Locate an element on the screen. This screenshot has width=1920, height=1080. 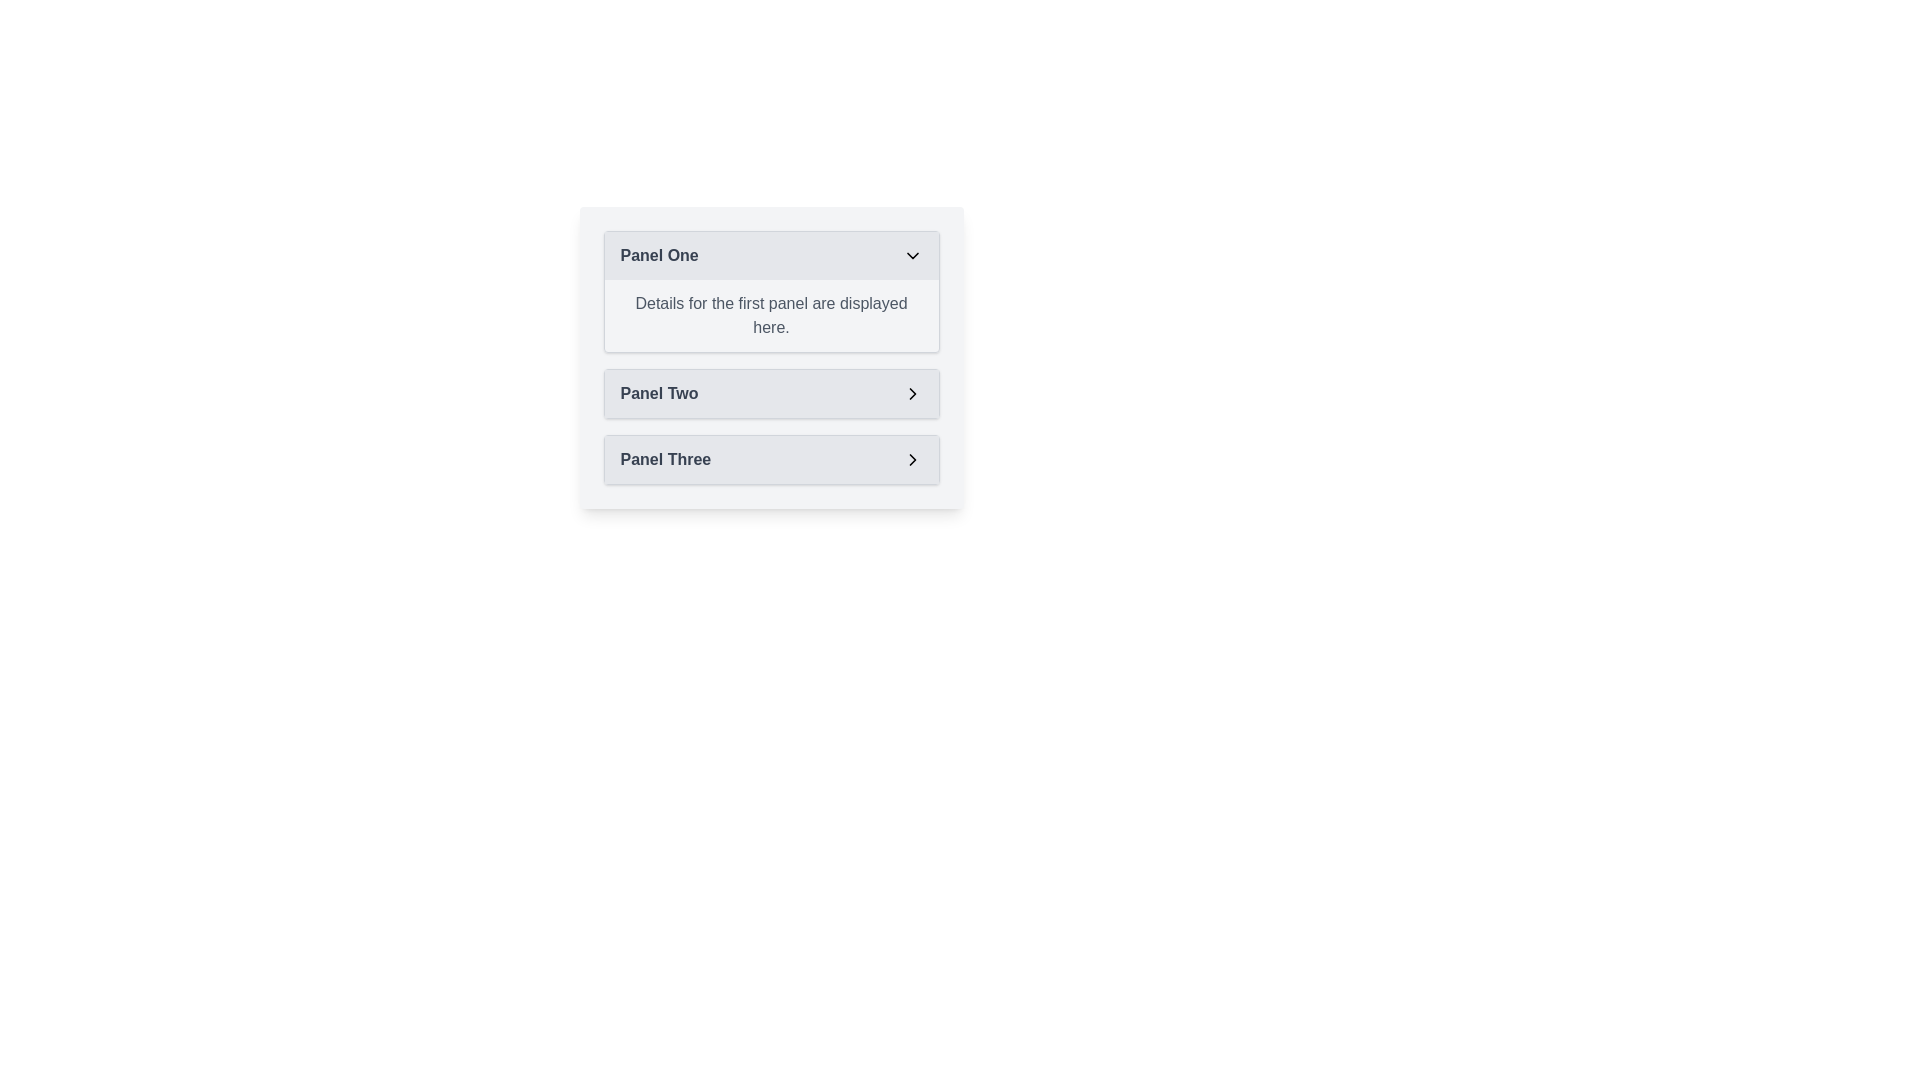
the descriptive text block located in the 'Panel One' section, positioned directly beneath the section title 'Panel One' is located at coordinates (770, 315).